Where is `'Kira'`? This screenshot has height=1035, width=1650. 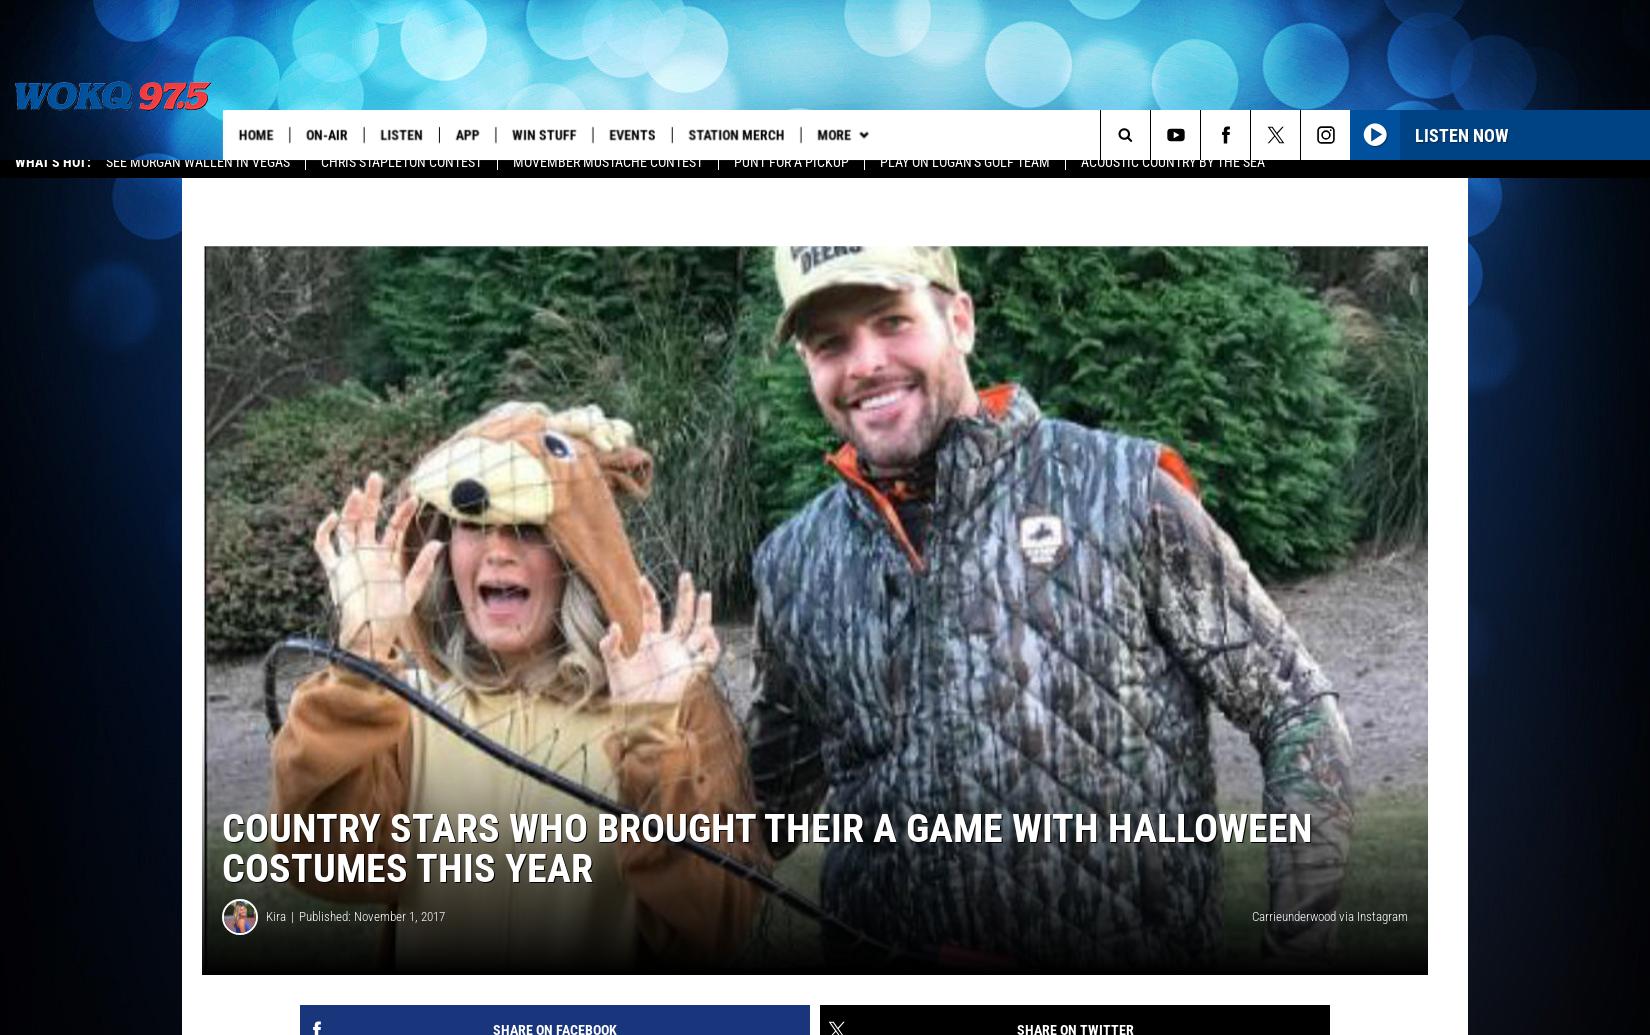
'Kira' is located at coordinates (265, 929).